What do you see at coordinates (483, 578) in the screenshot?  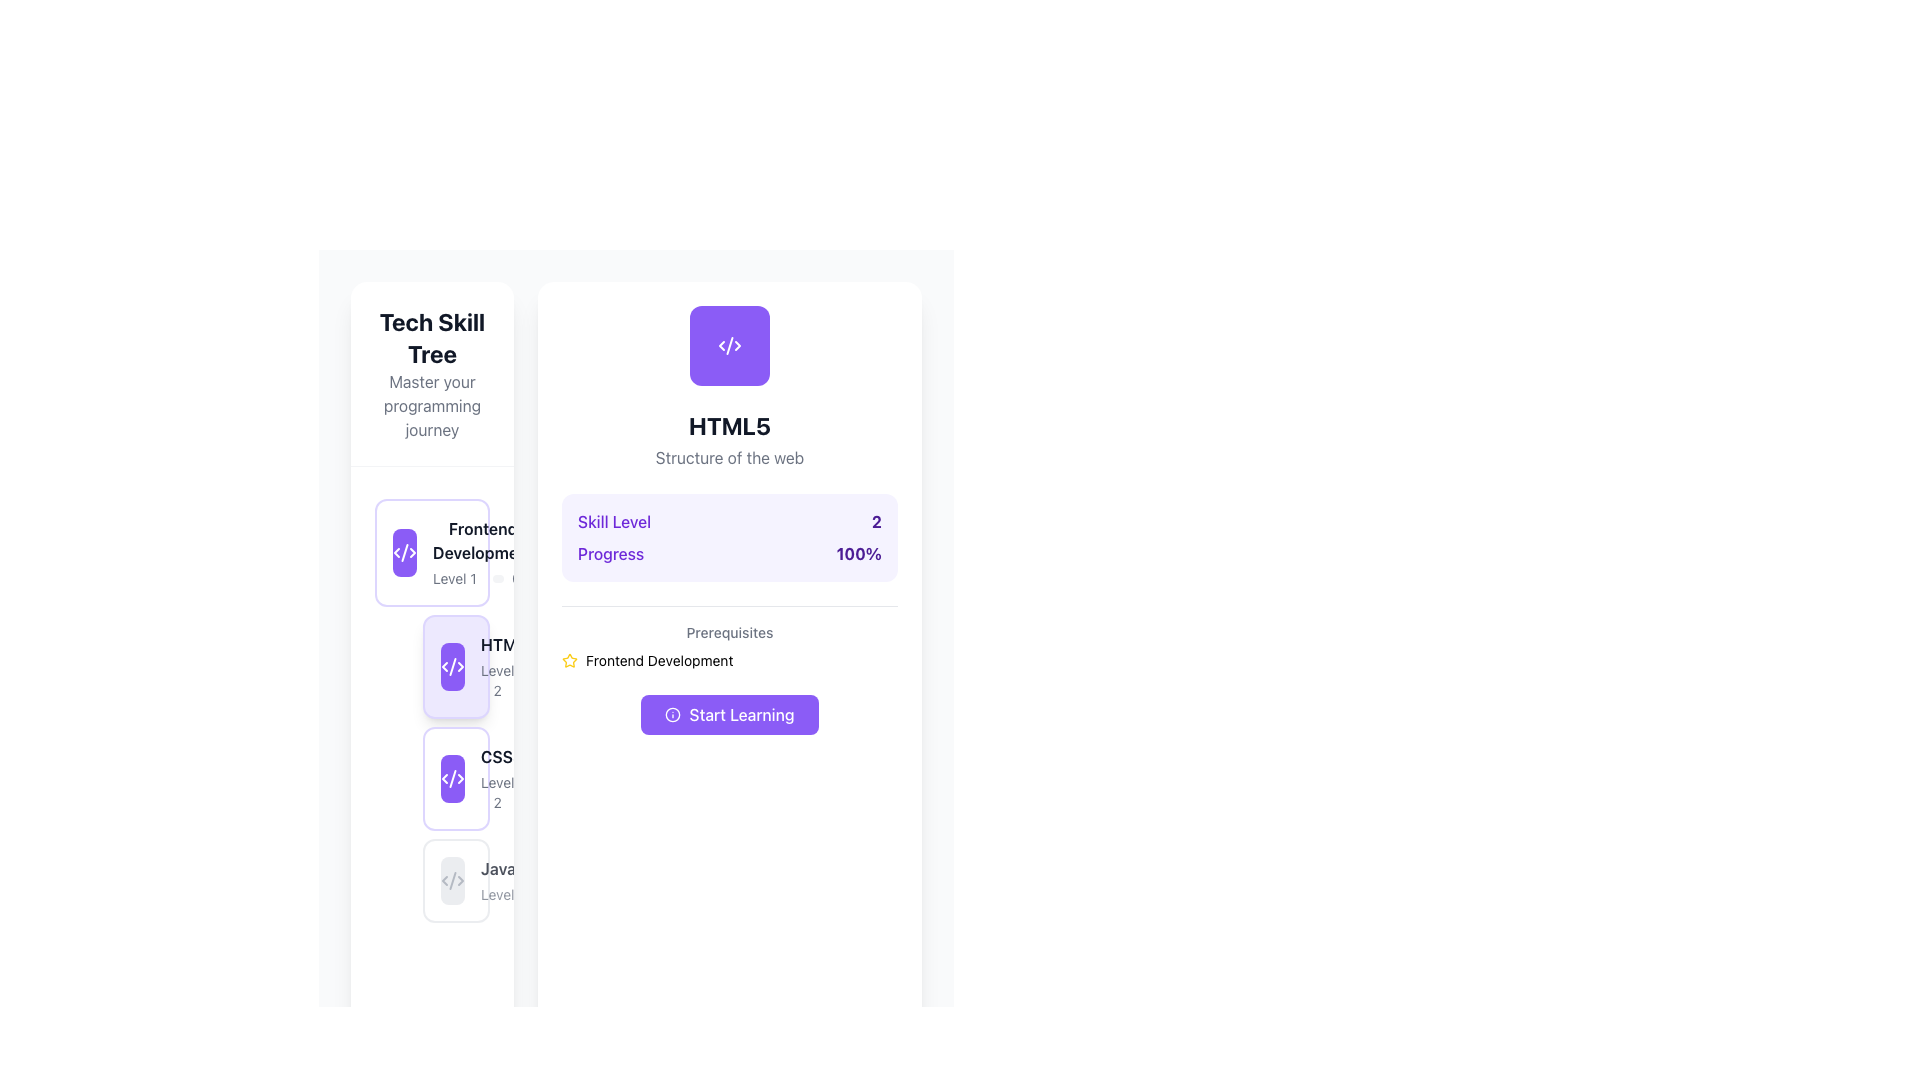 I see `the progress bar located in the content area of the 'Frontend Development' card to potentially interact or view progress details` at bounding box center [483, 578].